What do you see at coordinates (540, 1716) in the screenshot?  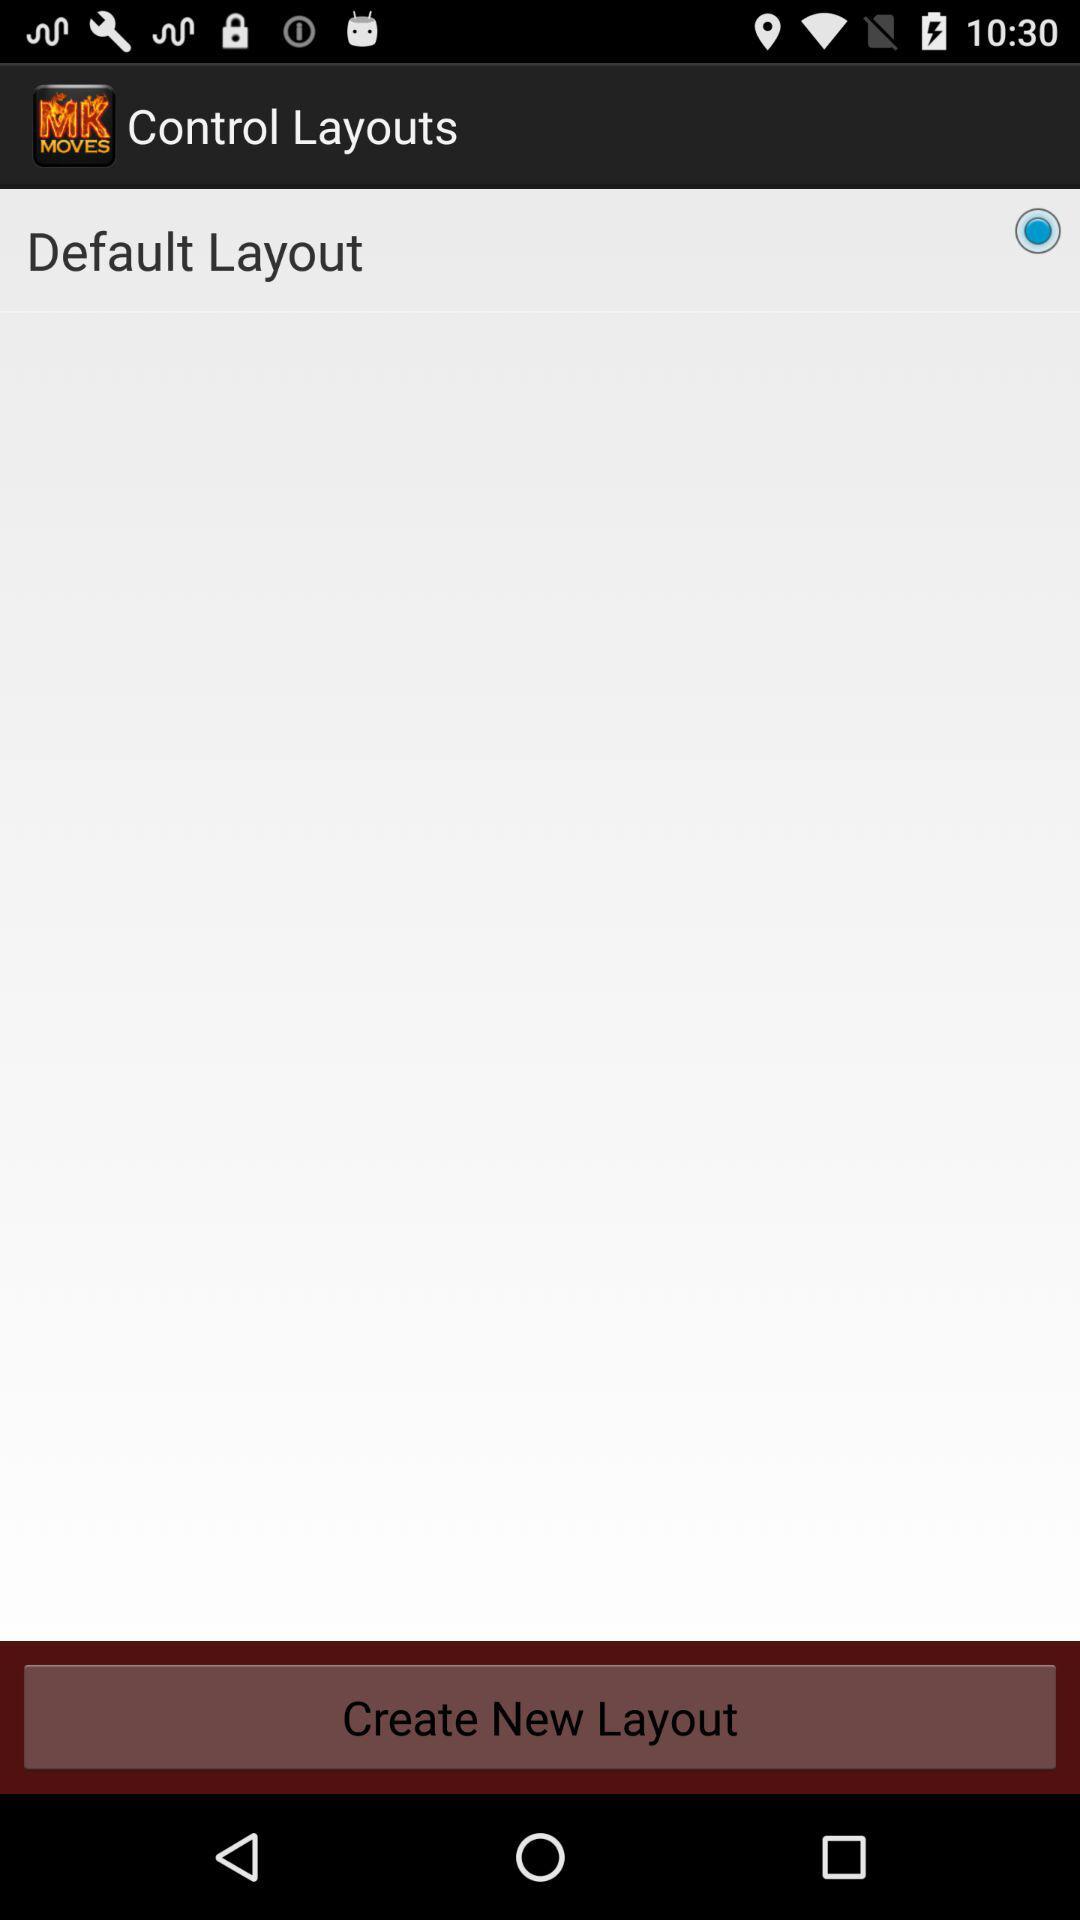 I see `create new layout at the bottom` at bounding box center [540, 1716].